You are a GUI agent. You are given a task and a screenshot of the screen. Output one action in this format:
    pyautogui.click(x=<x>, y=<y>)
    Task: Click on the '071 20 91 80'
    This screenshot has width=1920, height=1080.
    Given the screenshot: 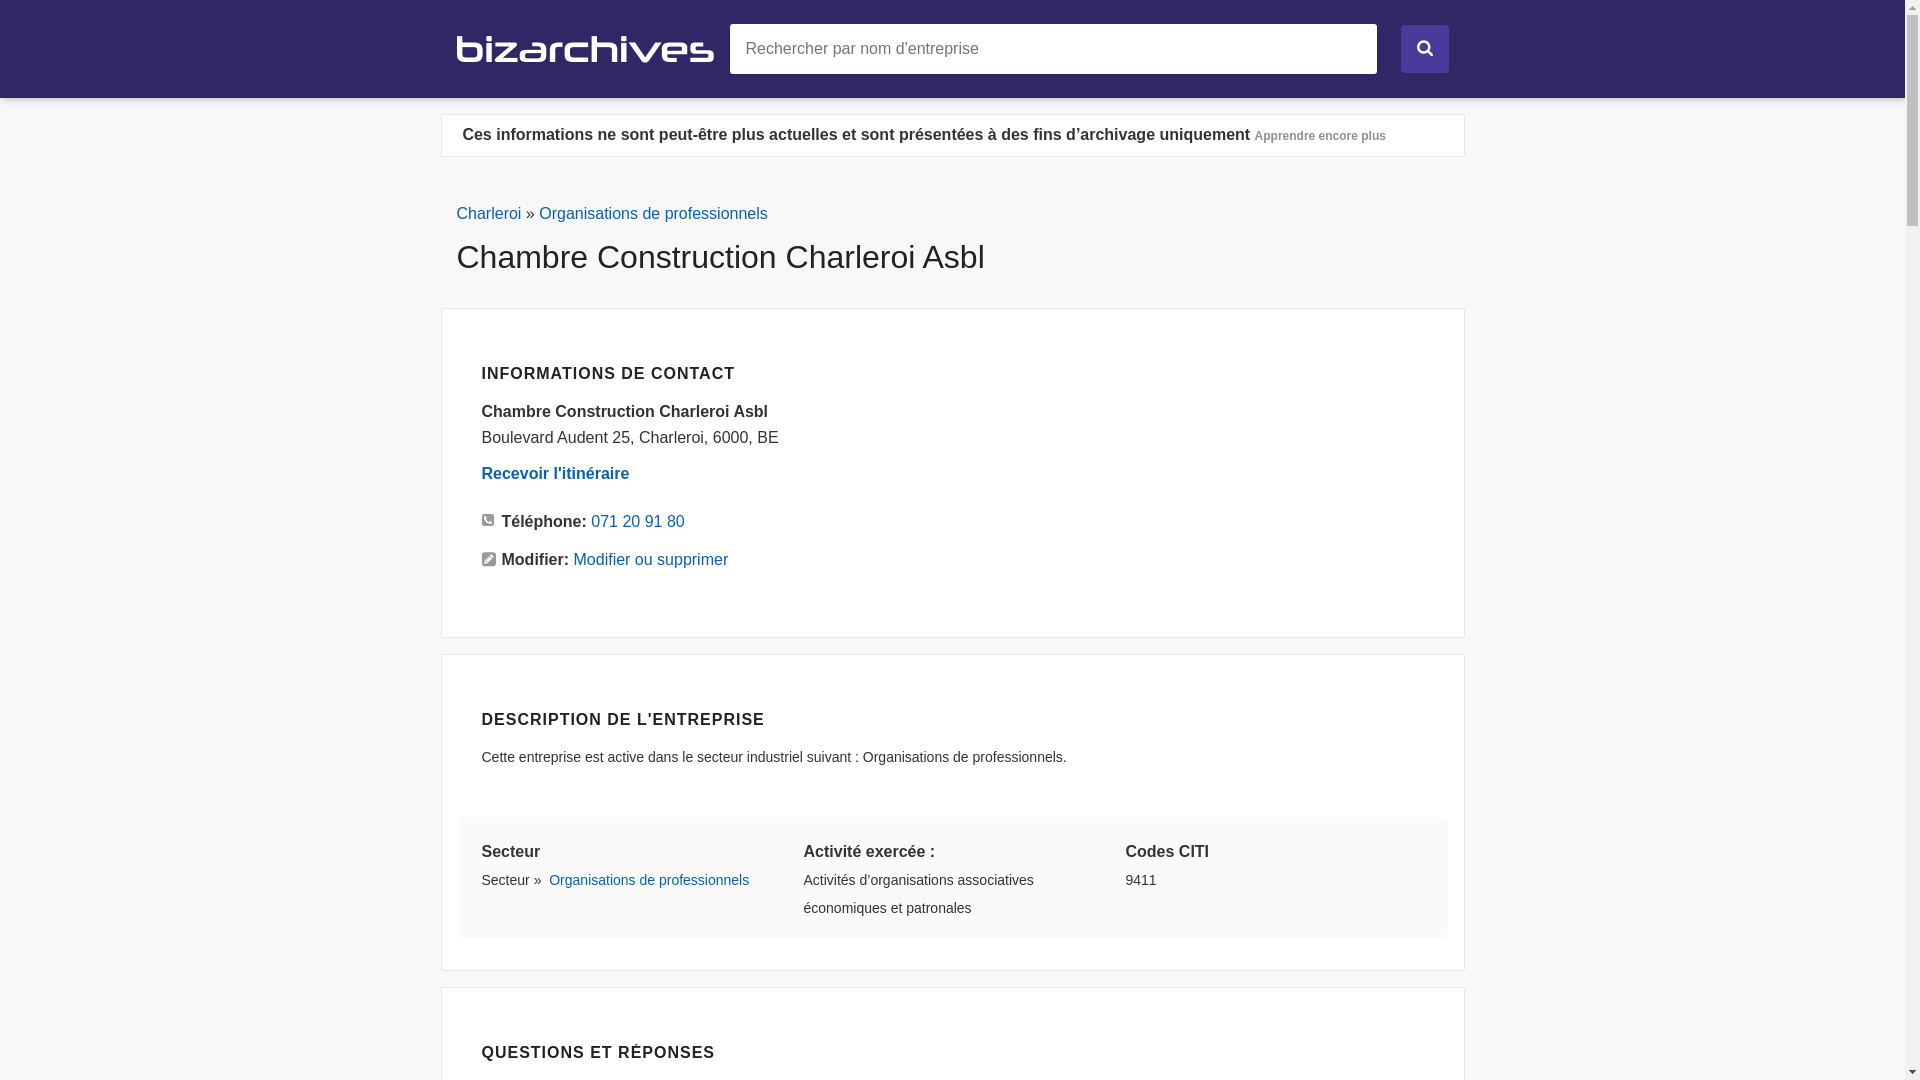 What is the action you would take?
    pyautogui.click(x=589, y=520)
    